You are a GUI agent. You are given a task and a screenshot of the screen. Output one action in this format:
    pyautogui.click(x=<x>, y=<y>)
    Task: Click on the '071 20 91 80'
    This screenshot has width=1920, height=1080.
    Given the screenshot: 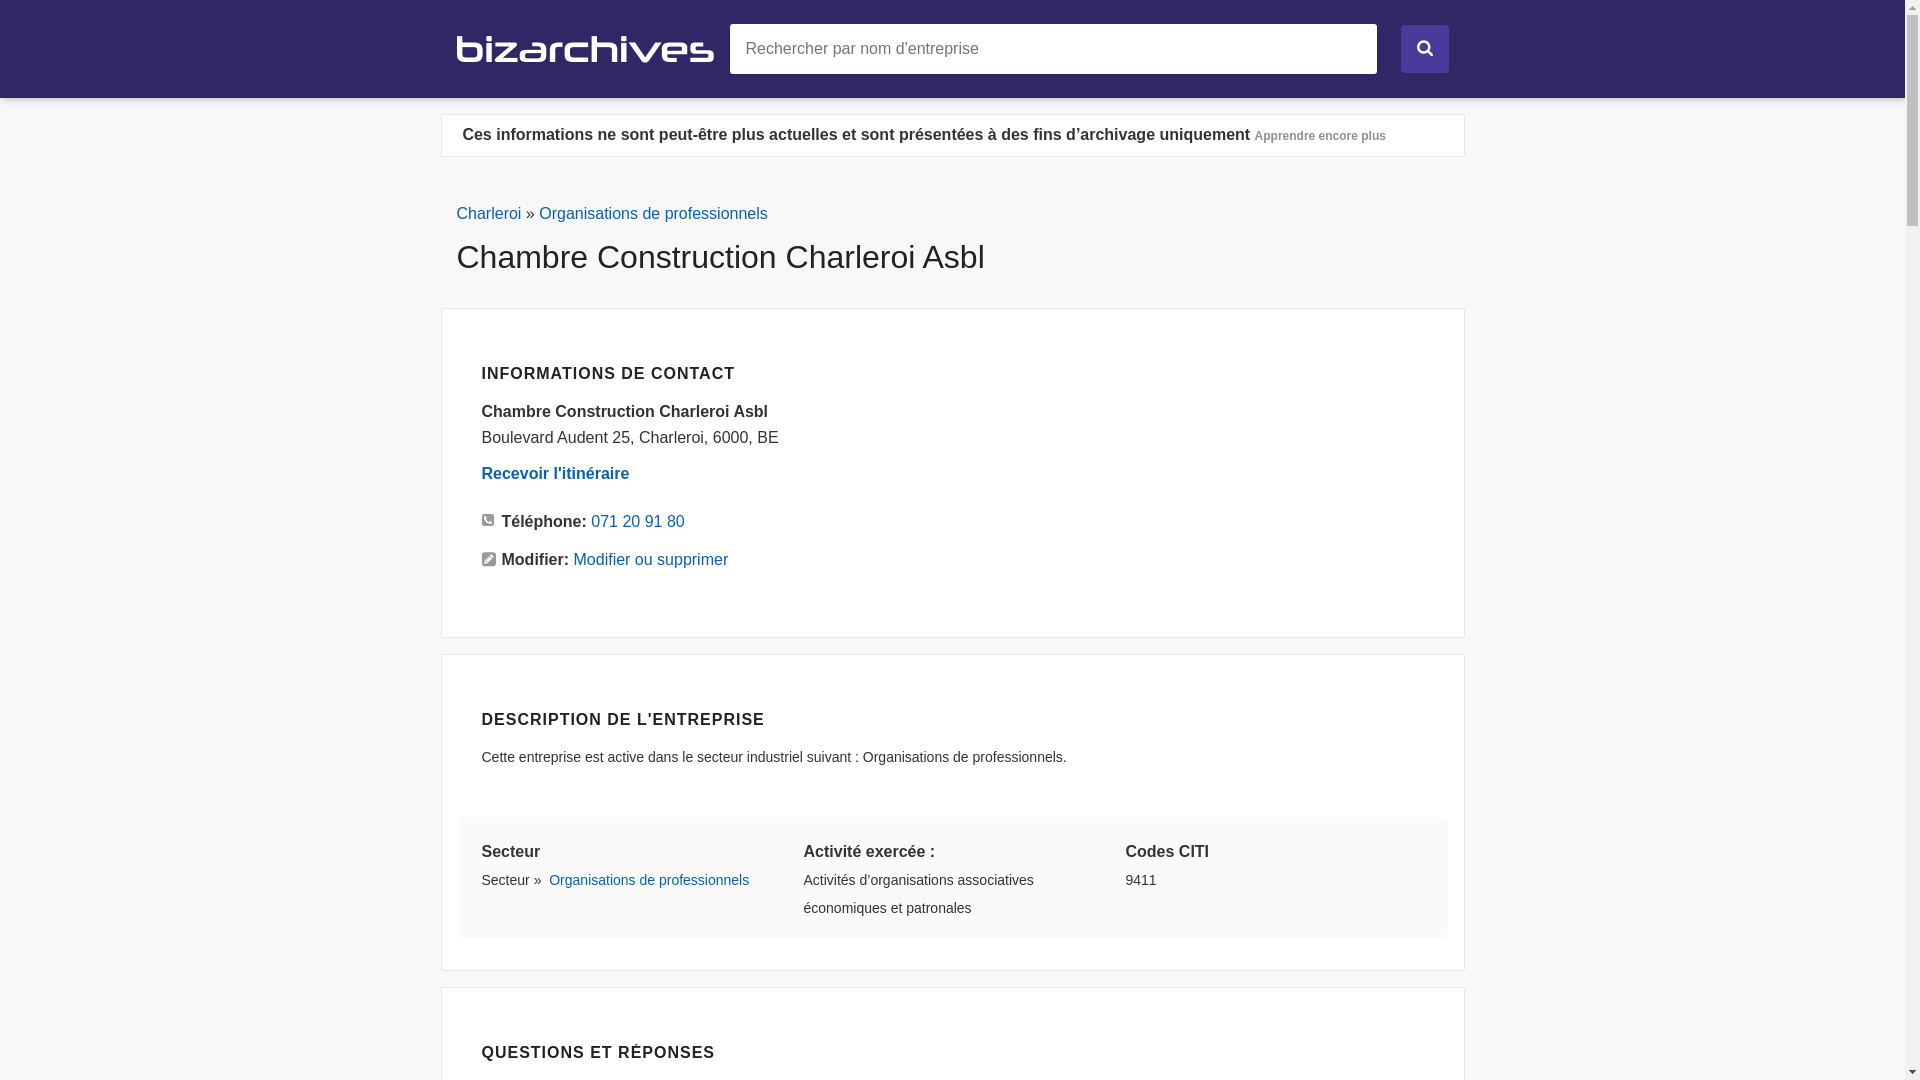 What is the action you would take?
    pyautogui.click(x=589, y=520)
    